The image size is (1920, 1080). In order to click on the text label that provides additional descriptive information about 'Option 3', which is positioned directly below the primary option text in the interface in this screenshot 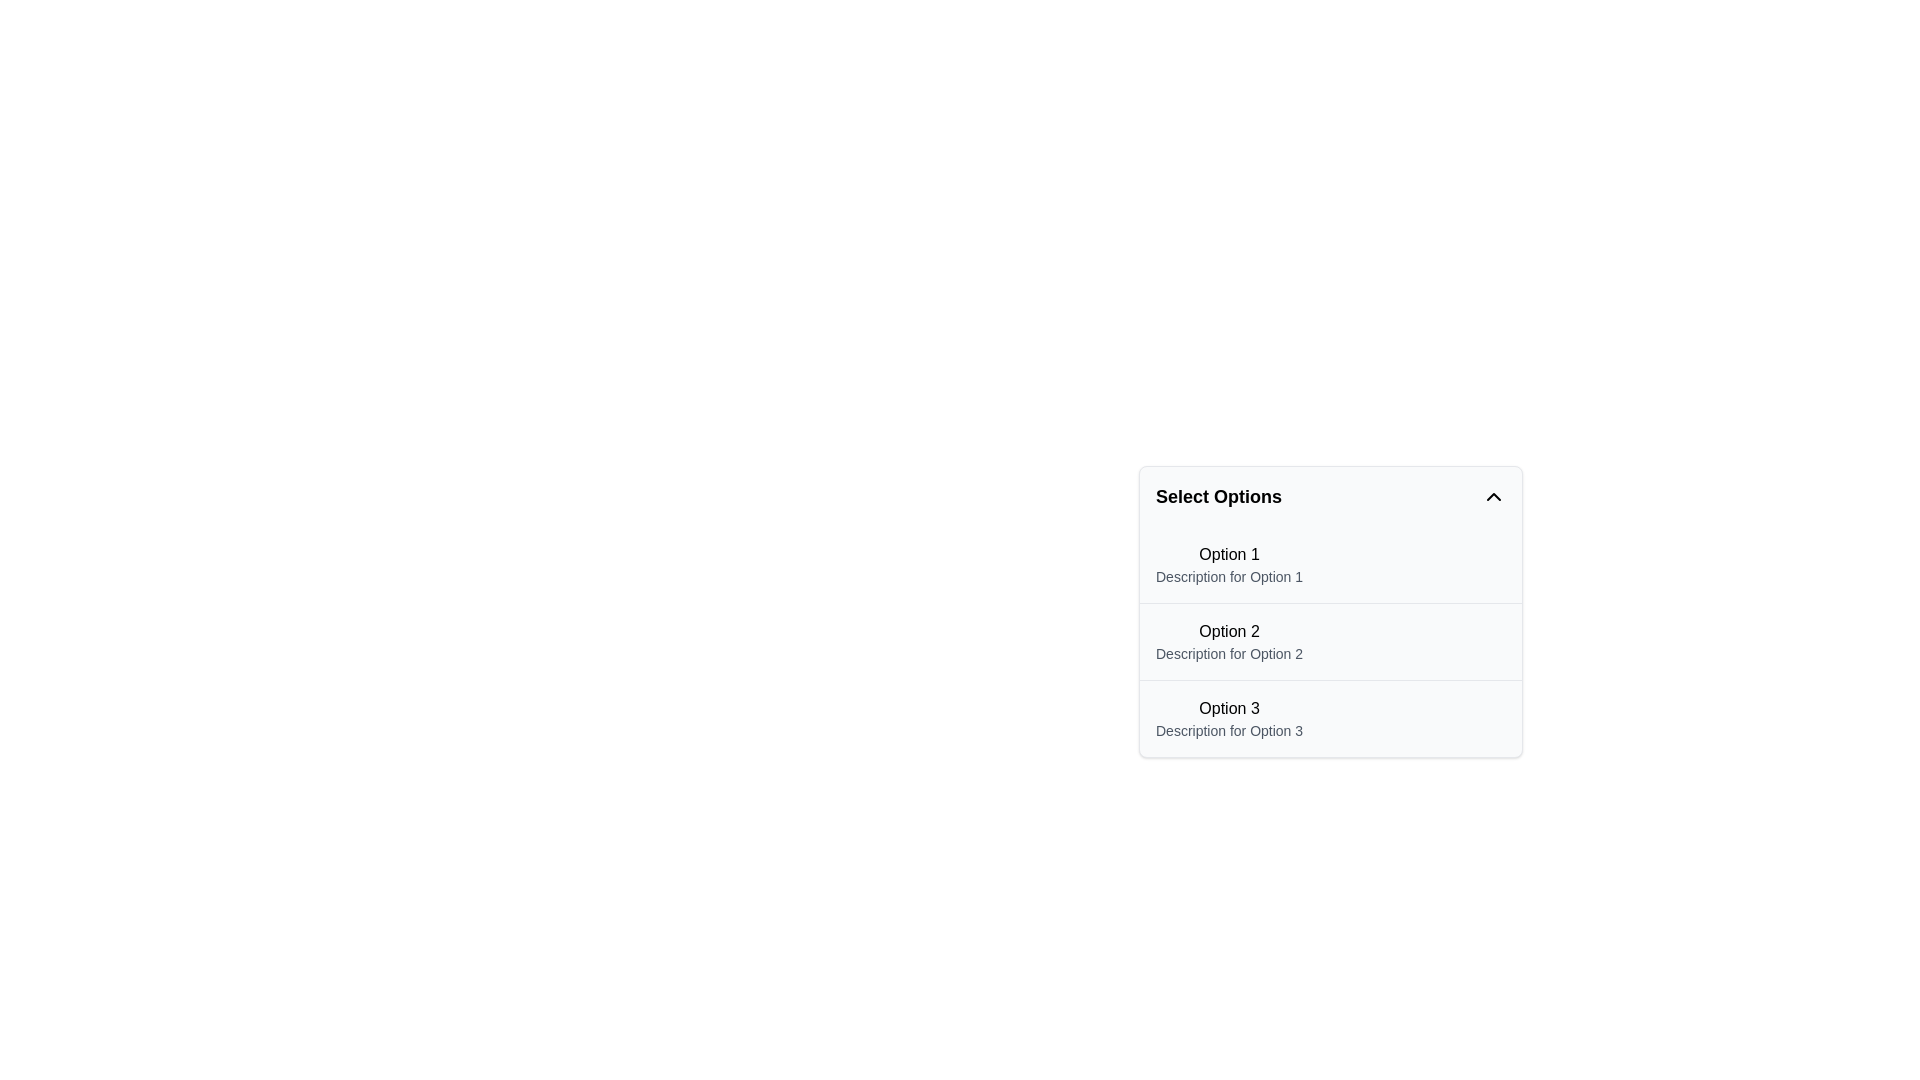, I will do `click(1228, 731)`.